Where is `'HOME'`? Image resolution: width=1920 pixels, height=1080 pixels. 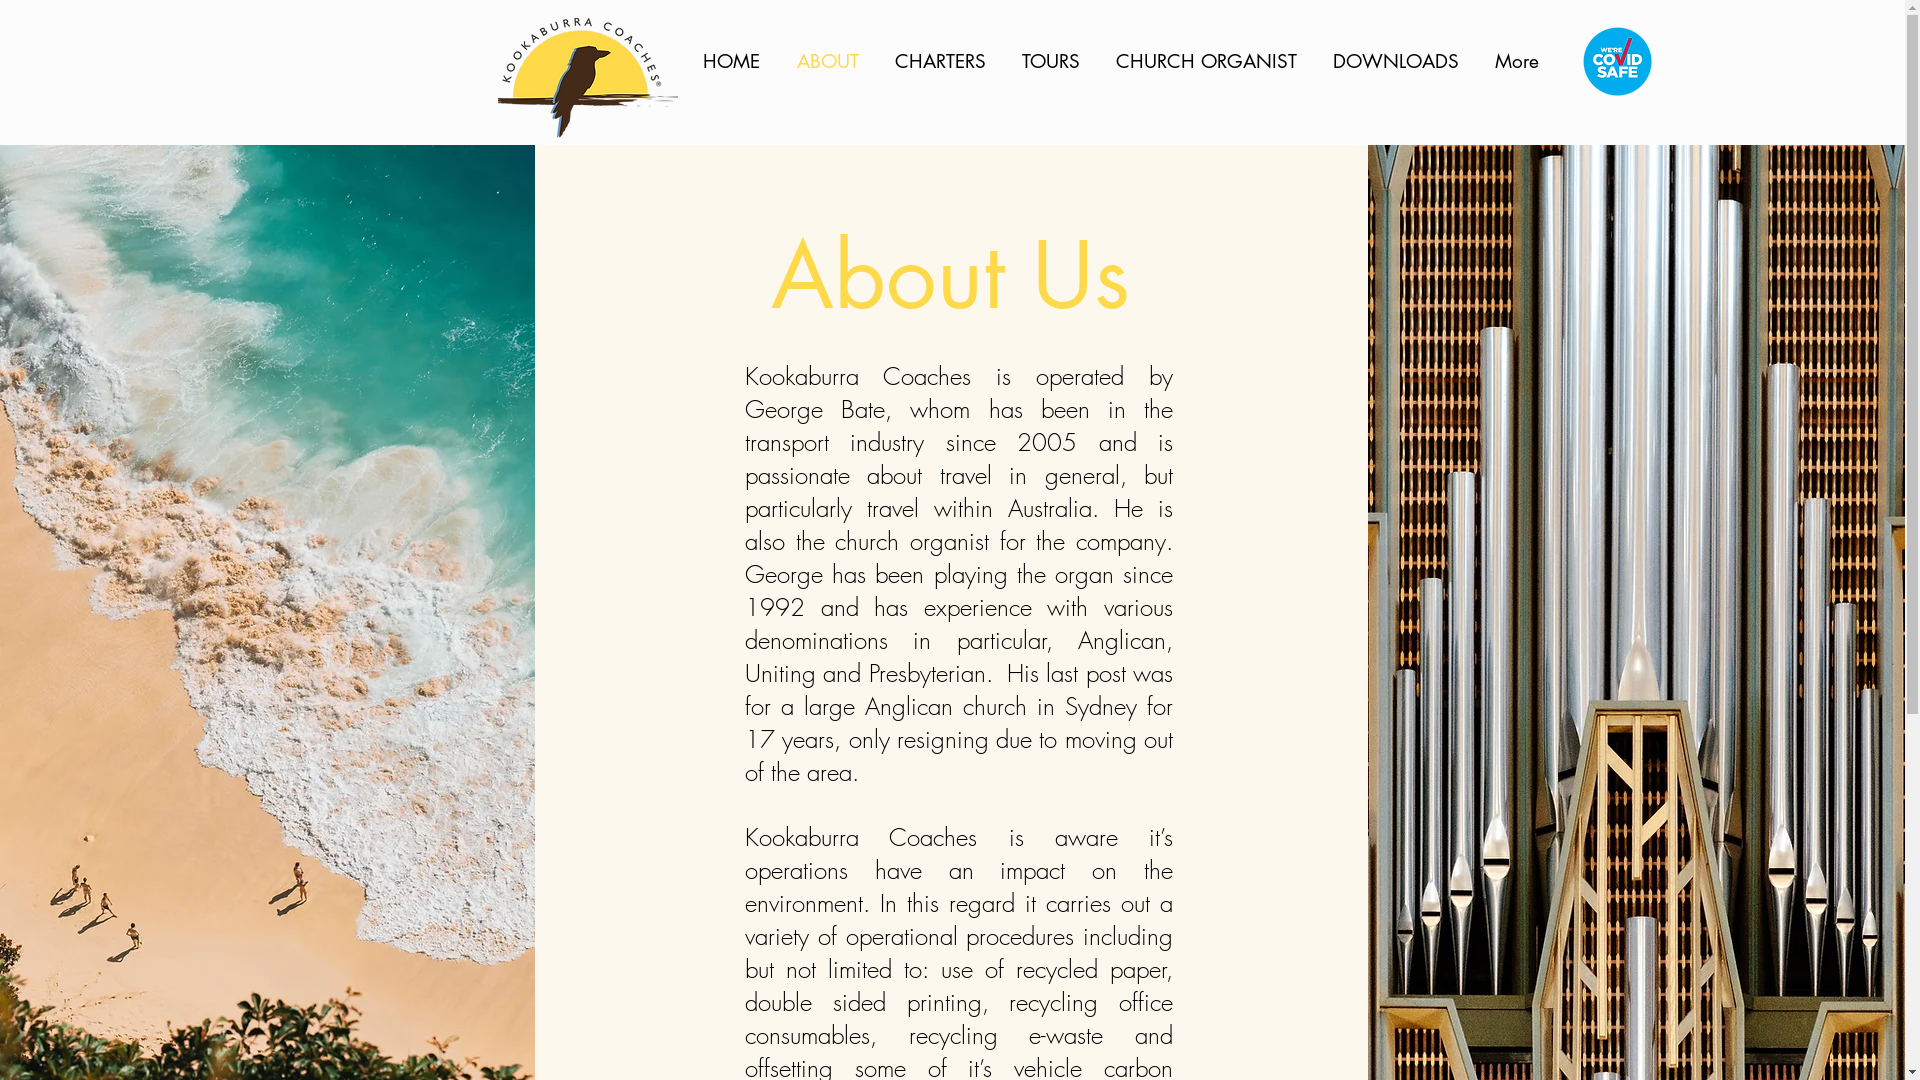
'HOME' is located at coordinates (687, 60).